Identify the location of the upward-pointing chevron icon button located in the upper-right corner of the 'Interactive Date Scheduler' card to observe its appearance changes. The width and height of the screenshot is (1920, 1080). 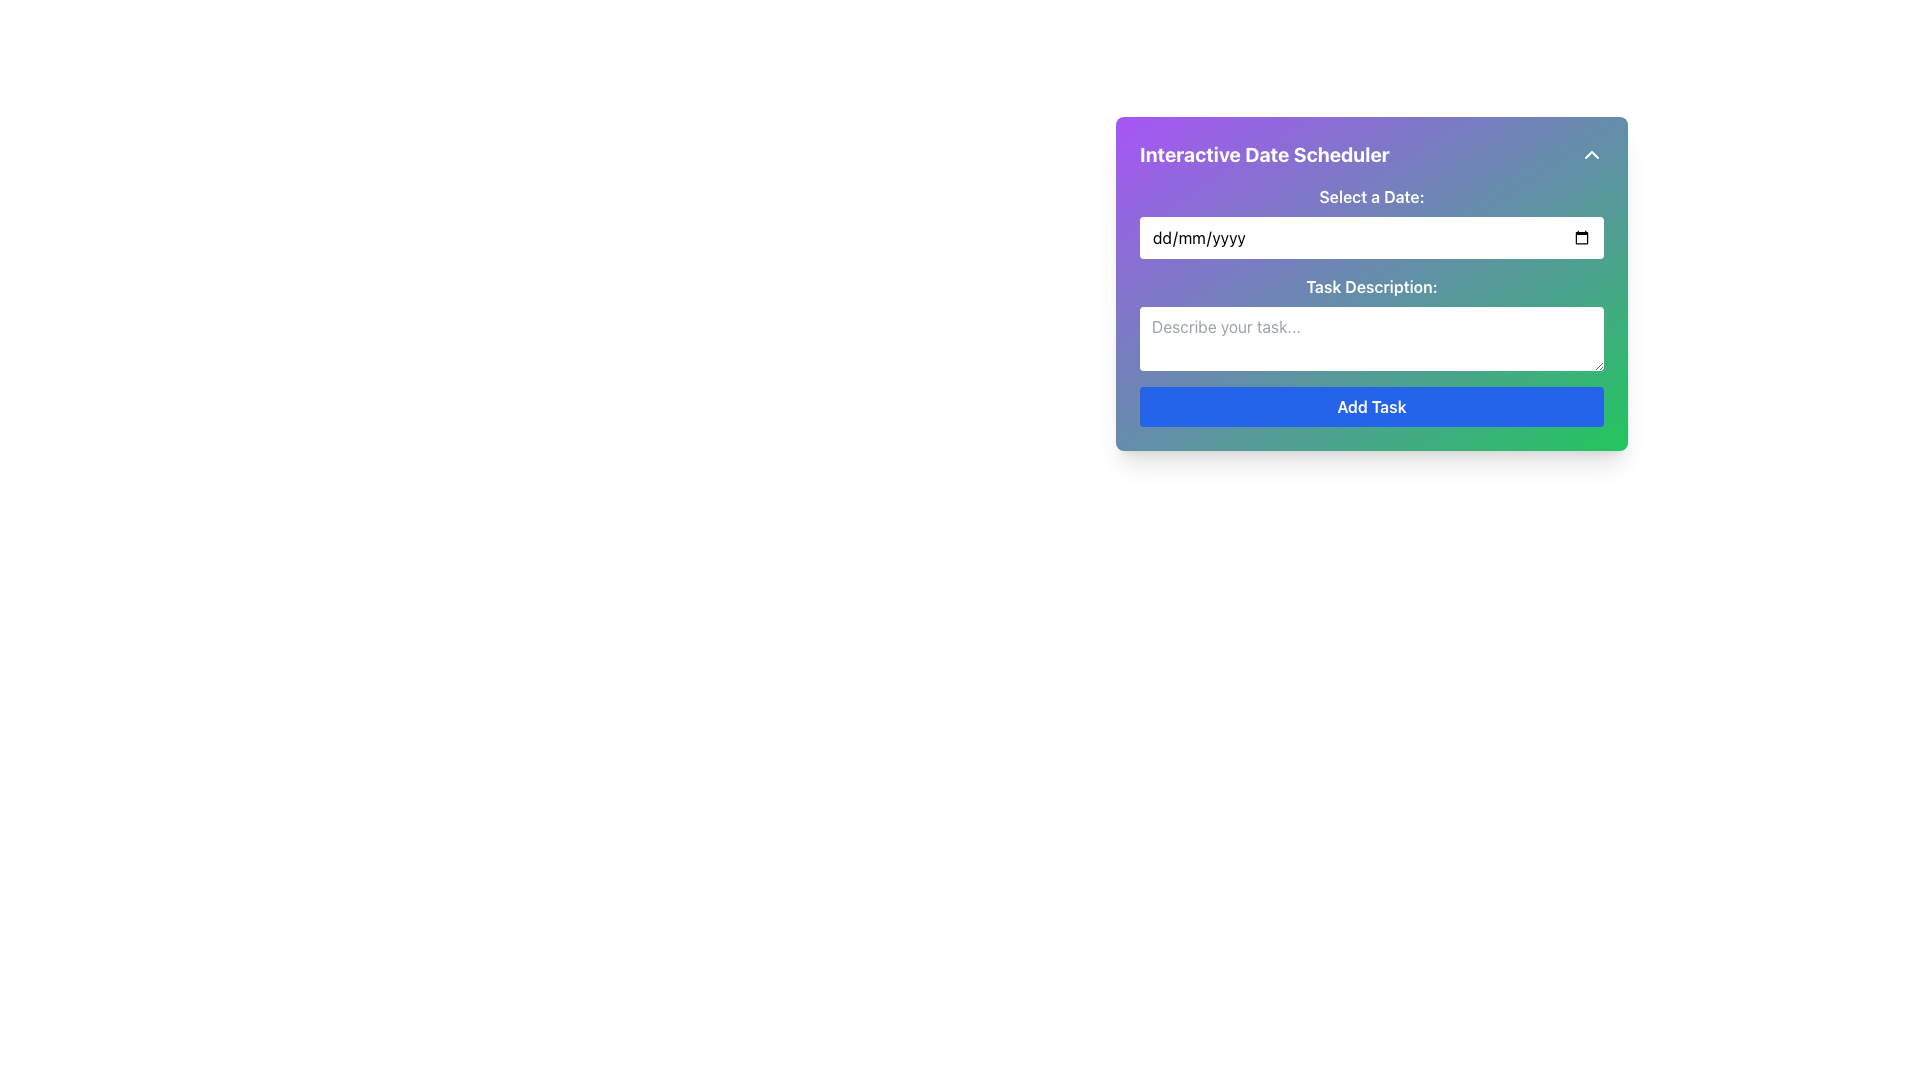
(1591, 153).